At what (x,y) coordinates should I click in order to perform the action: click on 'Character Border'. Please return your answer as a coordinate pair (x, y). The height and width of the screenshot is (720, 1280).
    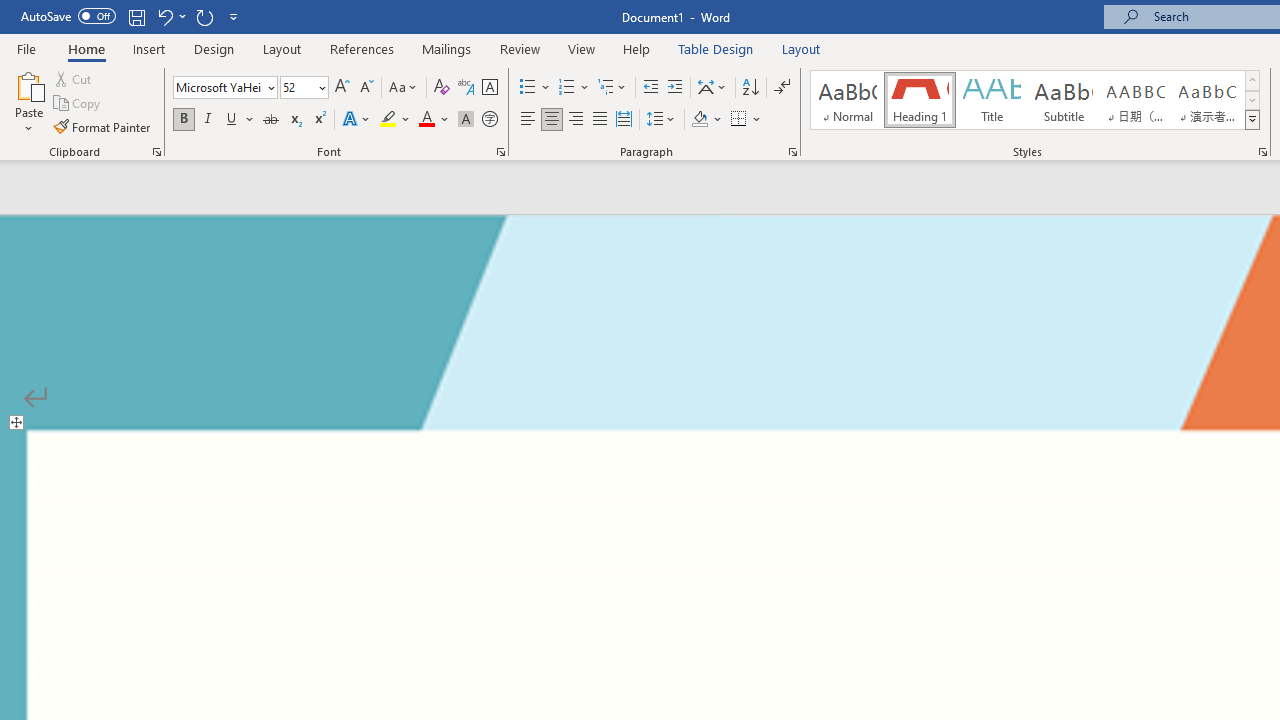
    Looking at the image, I should click on (489, 86).